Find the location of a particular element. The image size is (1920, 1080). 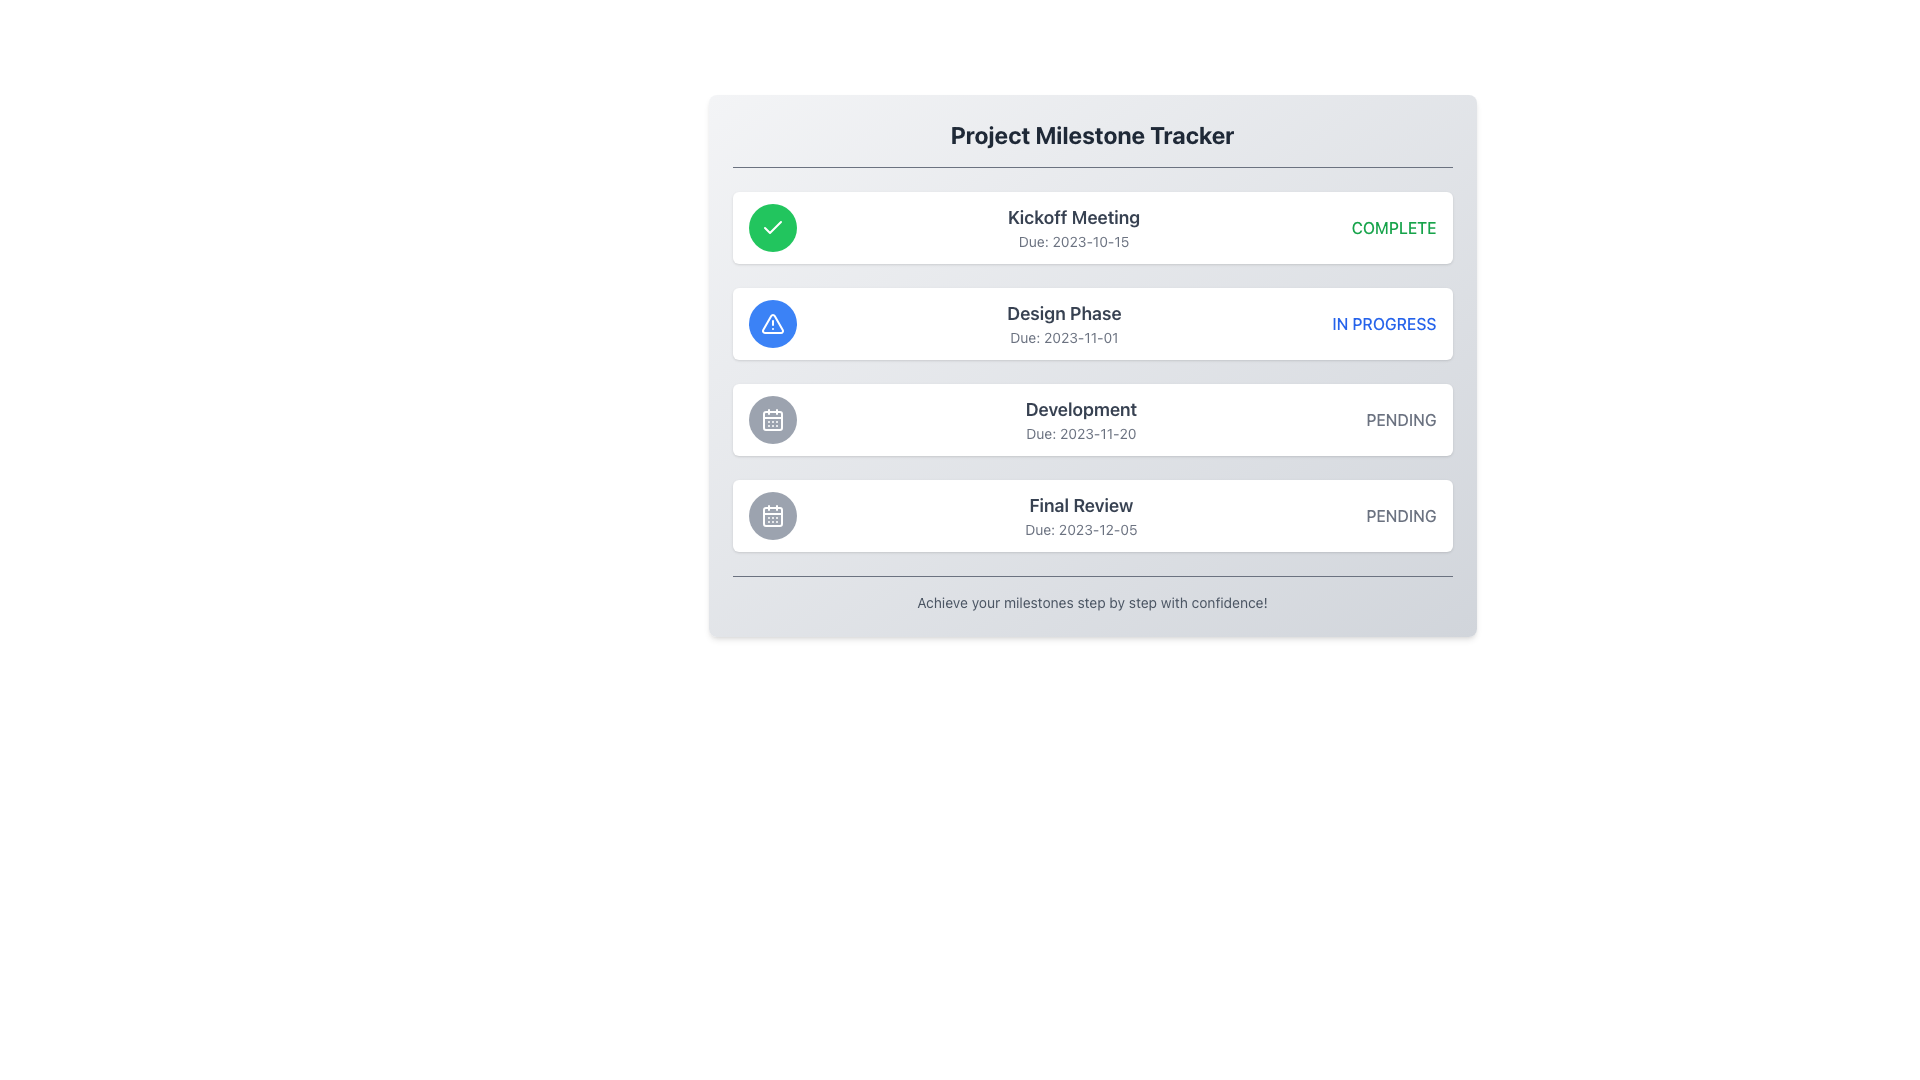

the 'Design Phase' milestone icon located on the far left of its row, which serves as a visual cue for users is located at coordinates (771, 323).